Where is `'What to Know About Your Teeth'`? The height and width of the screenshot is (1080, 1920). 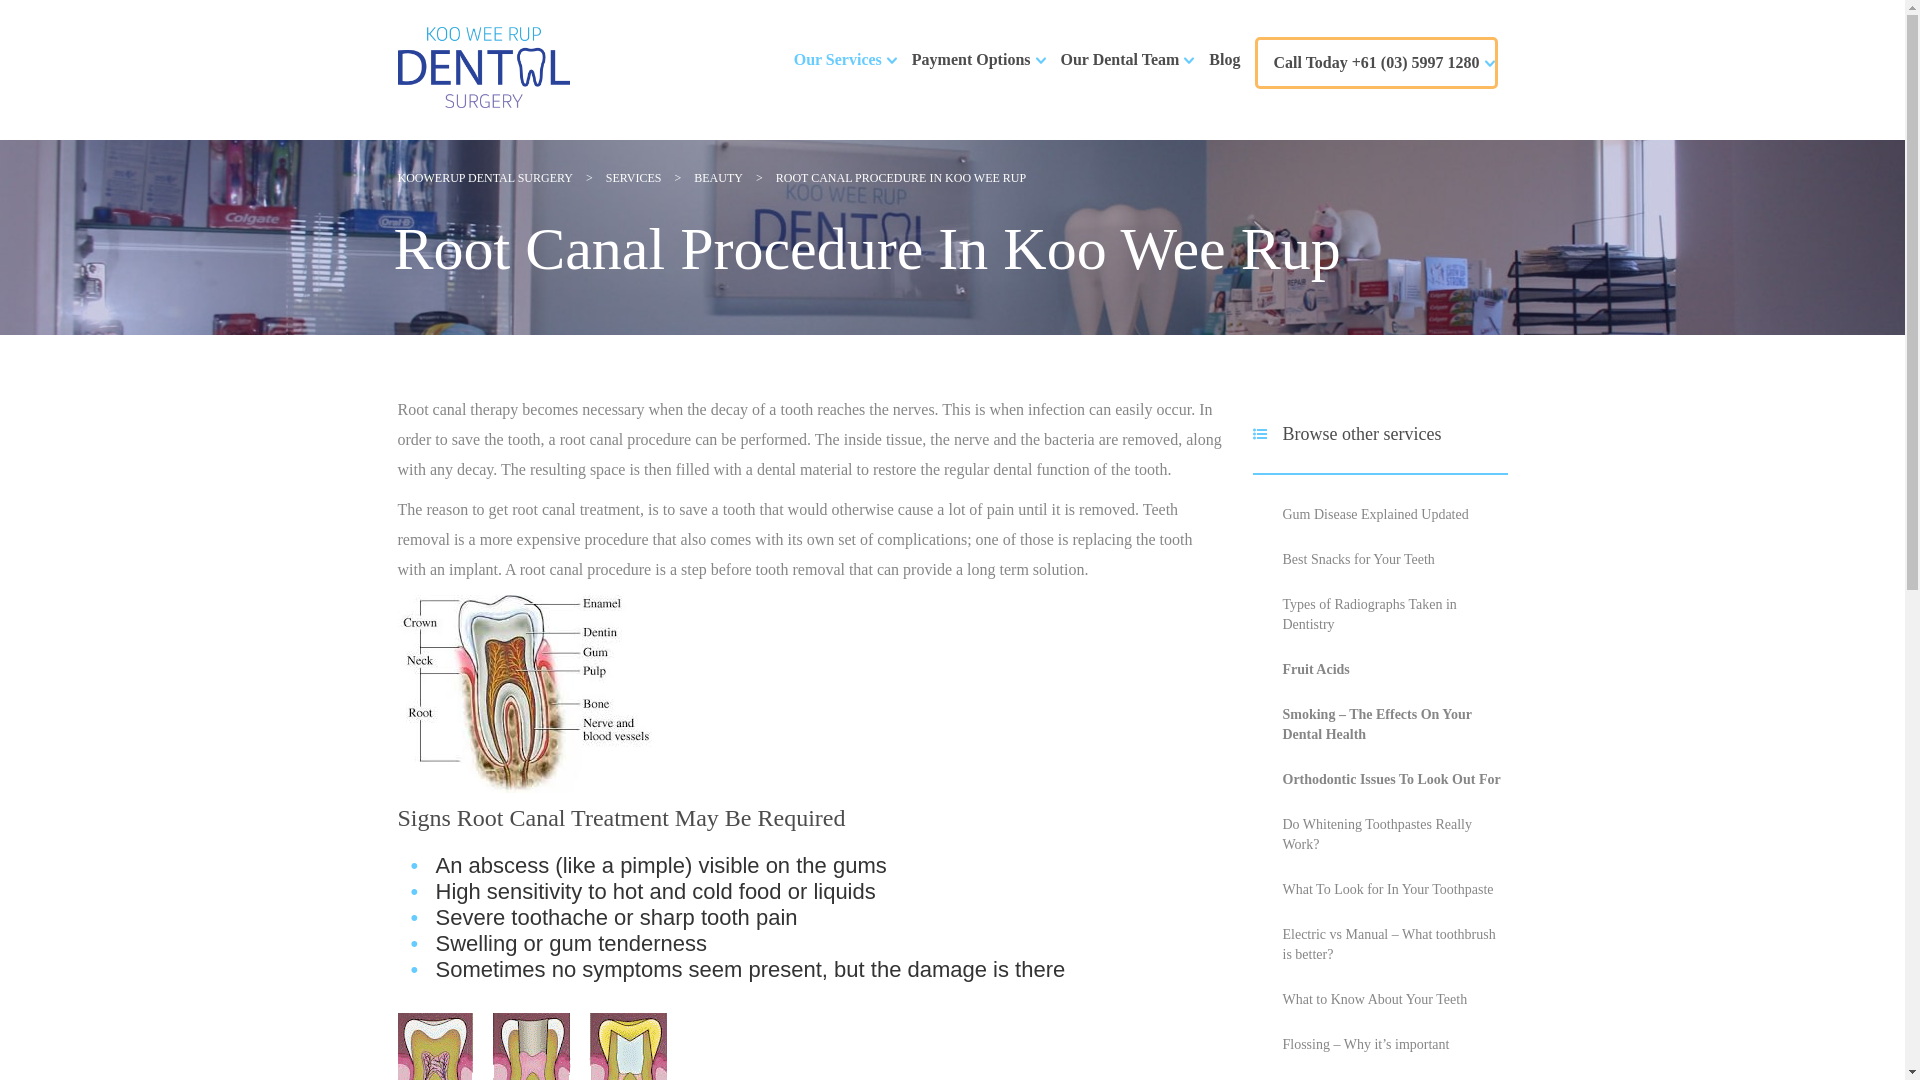
'What to Know About Your Teeth' is located at coordinates (1373, 999).